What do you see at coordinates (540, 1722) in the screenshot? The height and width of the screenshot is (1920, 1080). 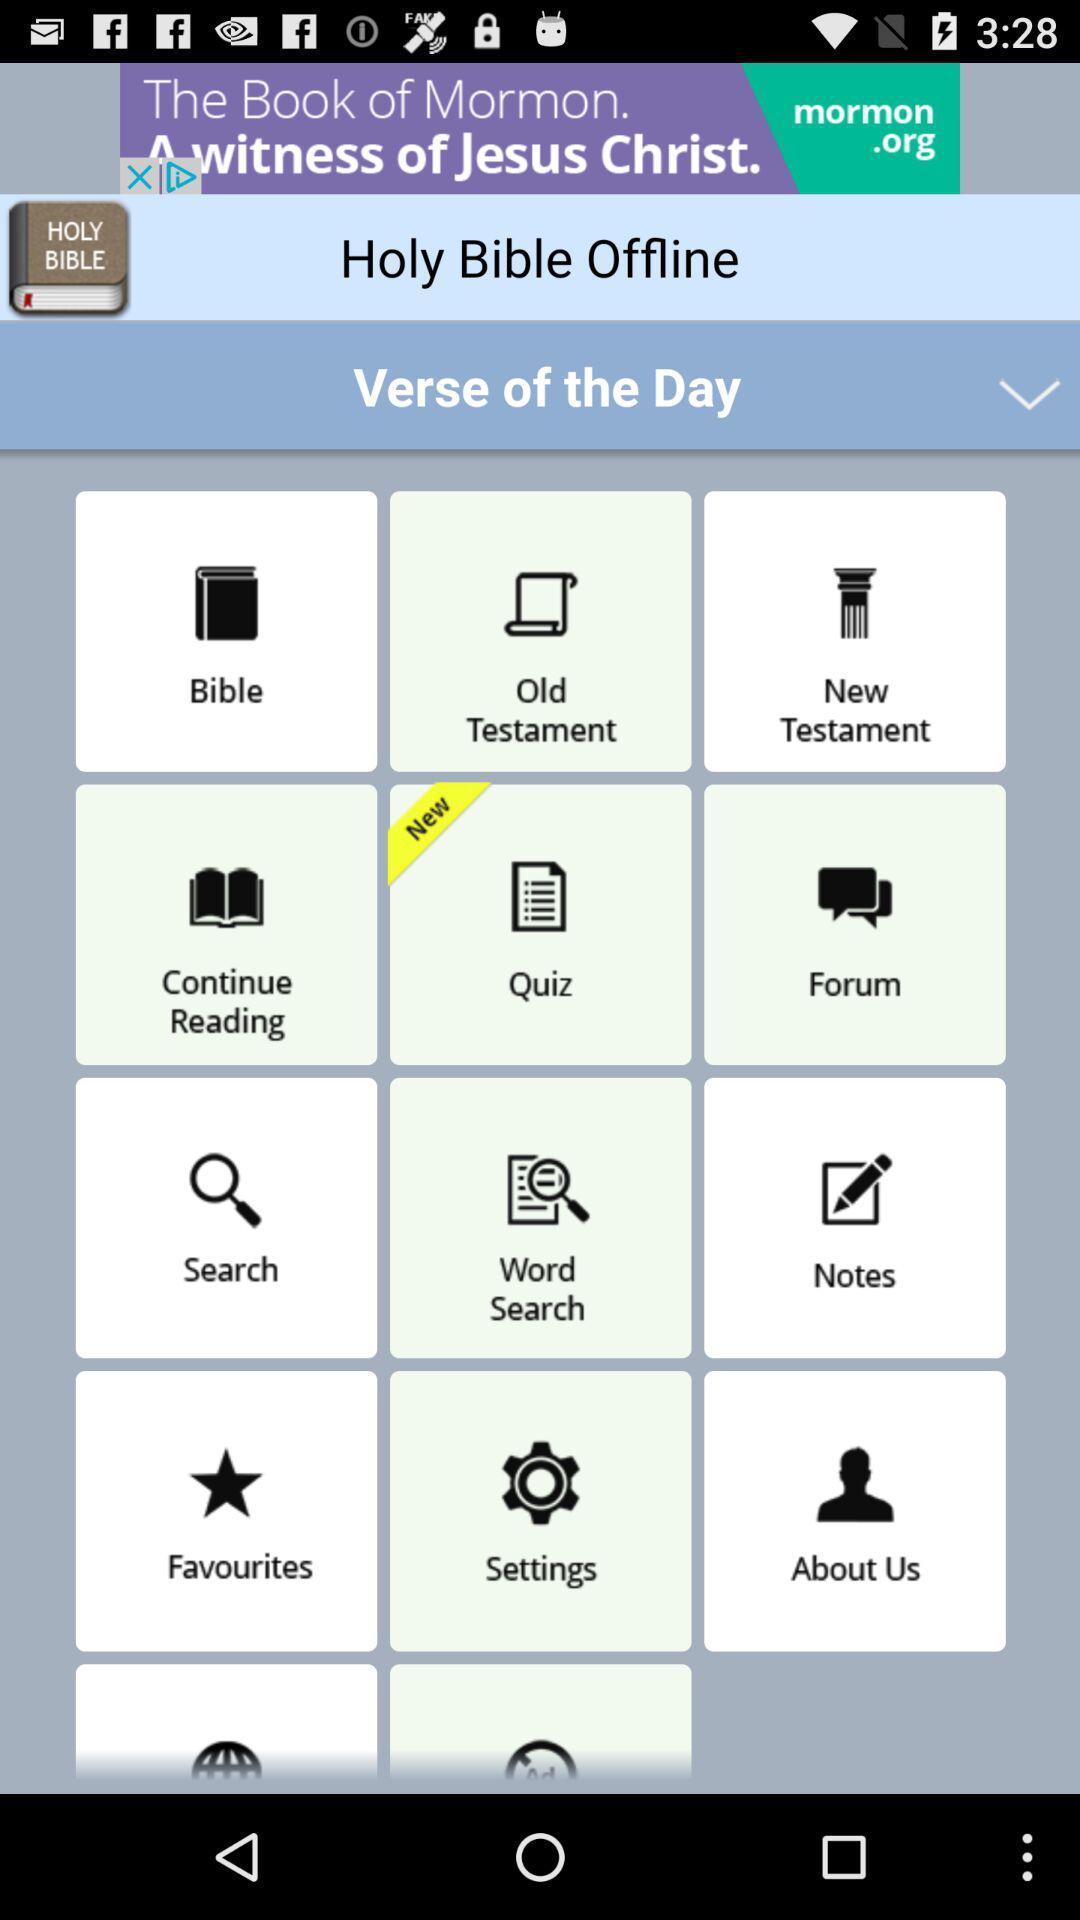 I see `the icon below the settings icon` at bounding box center [540, 1722].